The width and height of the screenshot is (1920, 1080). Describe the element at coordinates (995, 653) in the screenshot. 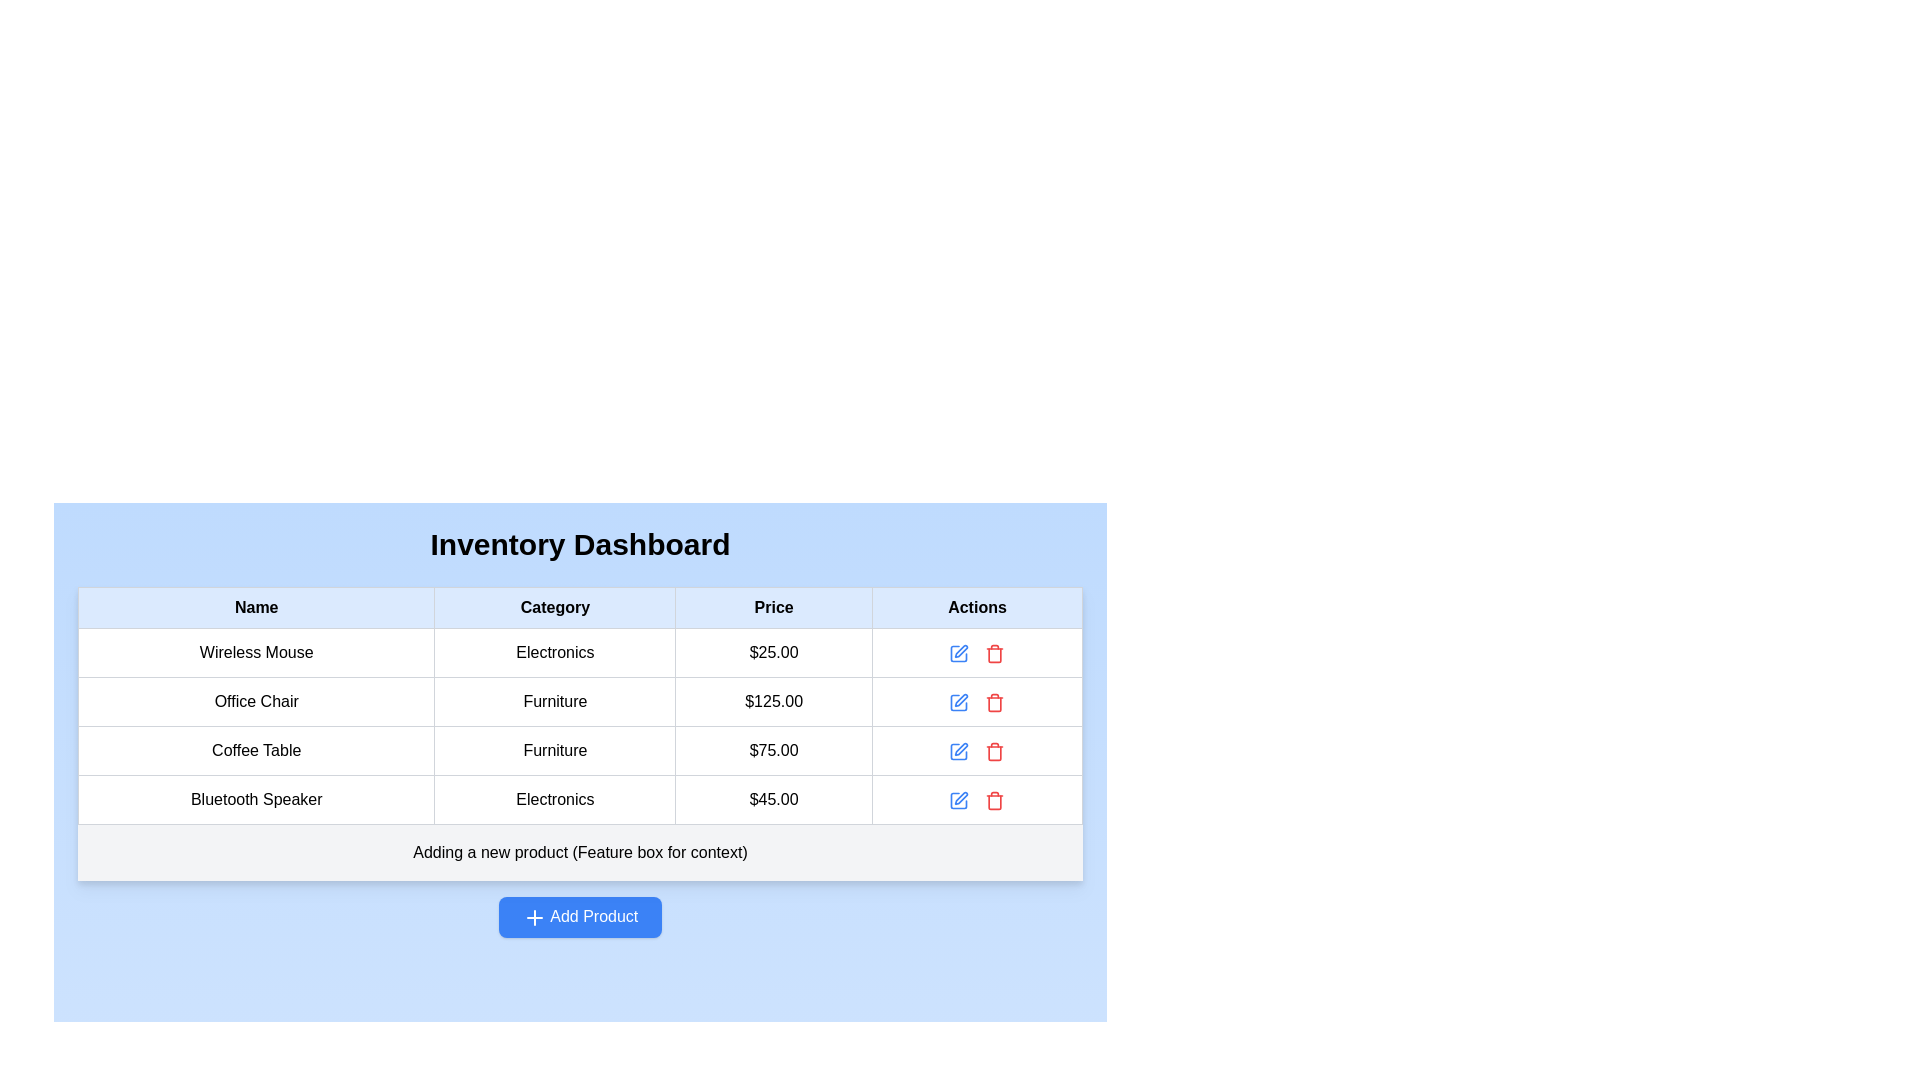

I see `the delete icon button` at that location.